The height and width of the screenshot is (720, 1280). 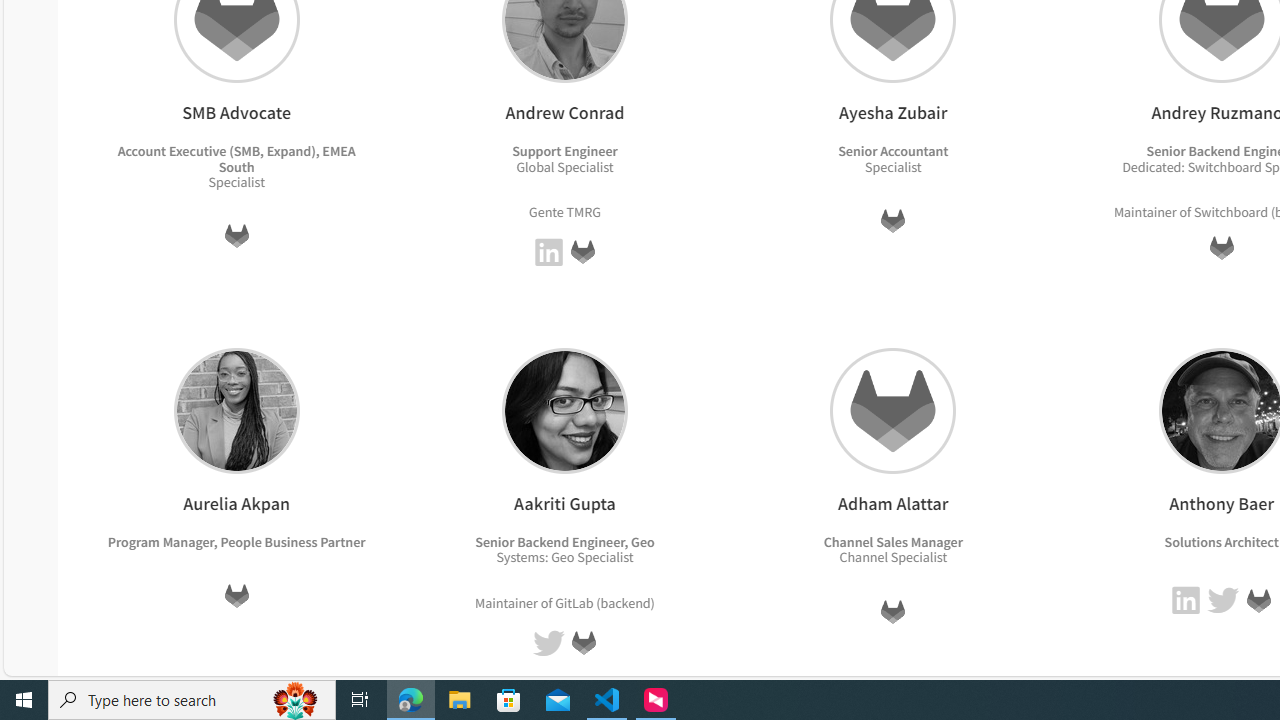 What do you see at coordinates (236, 409) in the screenshot?
I see `'Aurelia Akpan'` at bounding box center [236, 409].